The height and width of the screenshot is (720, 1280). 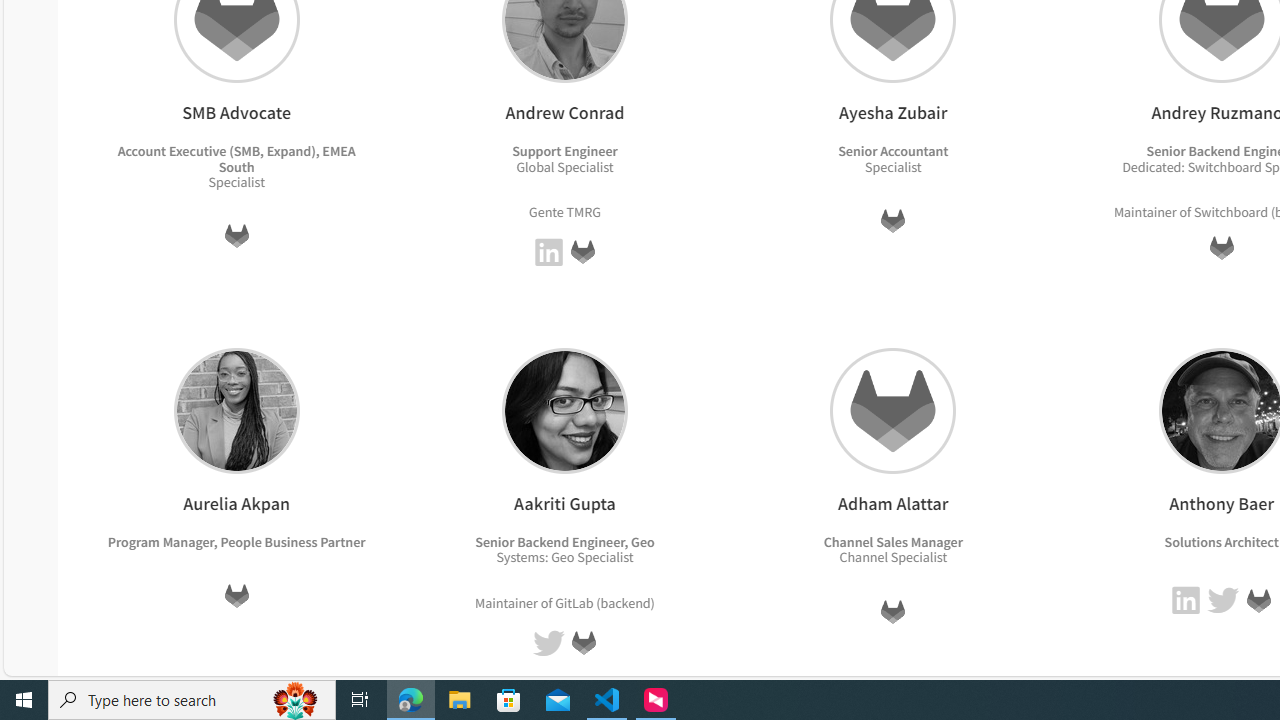 What do you see at coordinates (236, 409) in the screenshot?
I see `'Aurelia Akpan'` at bounding box center [236, 409].